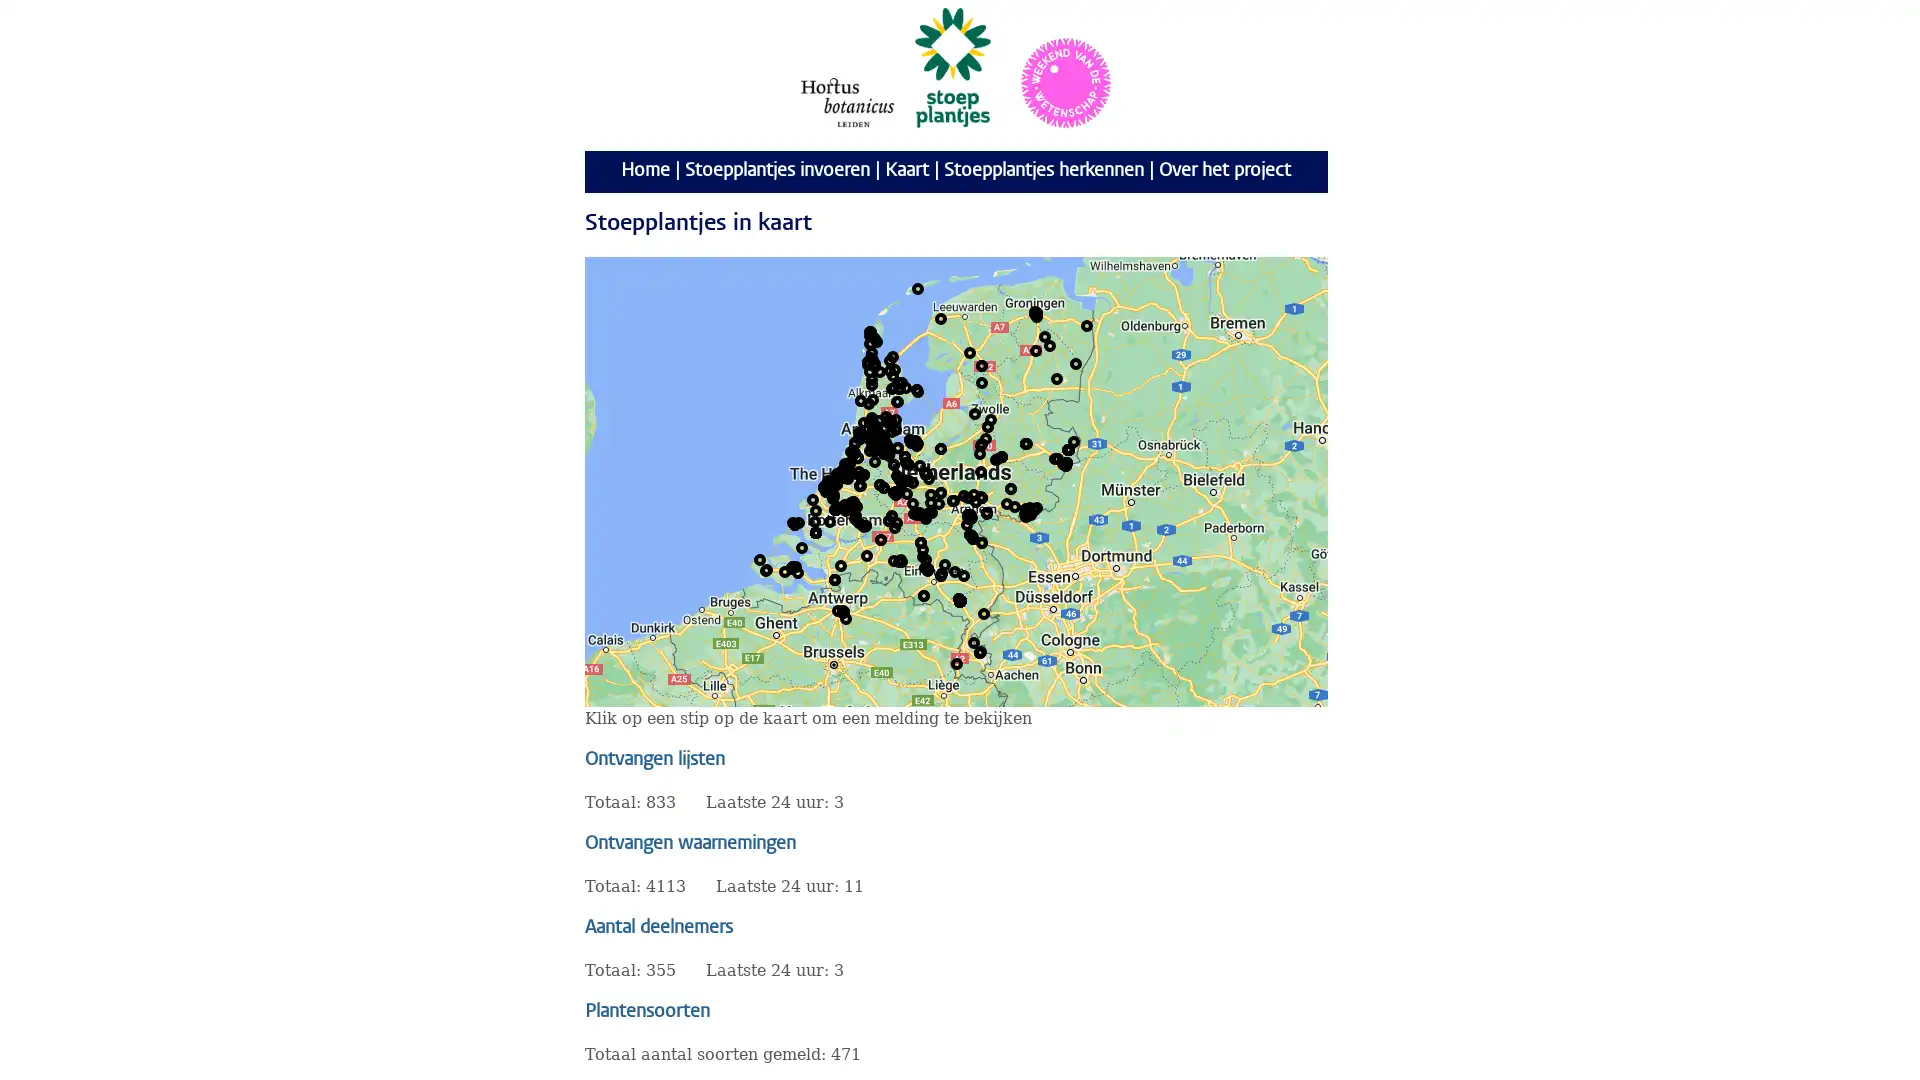  Describe the element at coordinates (988, 424) in the screenshot. I see `Telling van Leida op 08 april 2022` at that location.